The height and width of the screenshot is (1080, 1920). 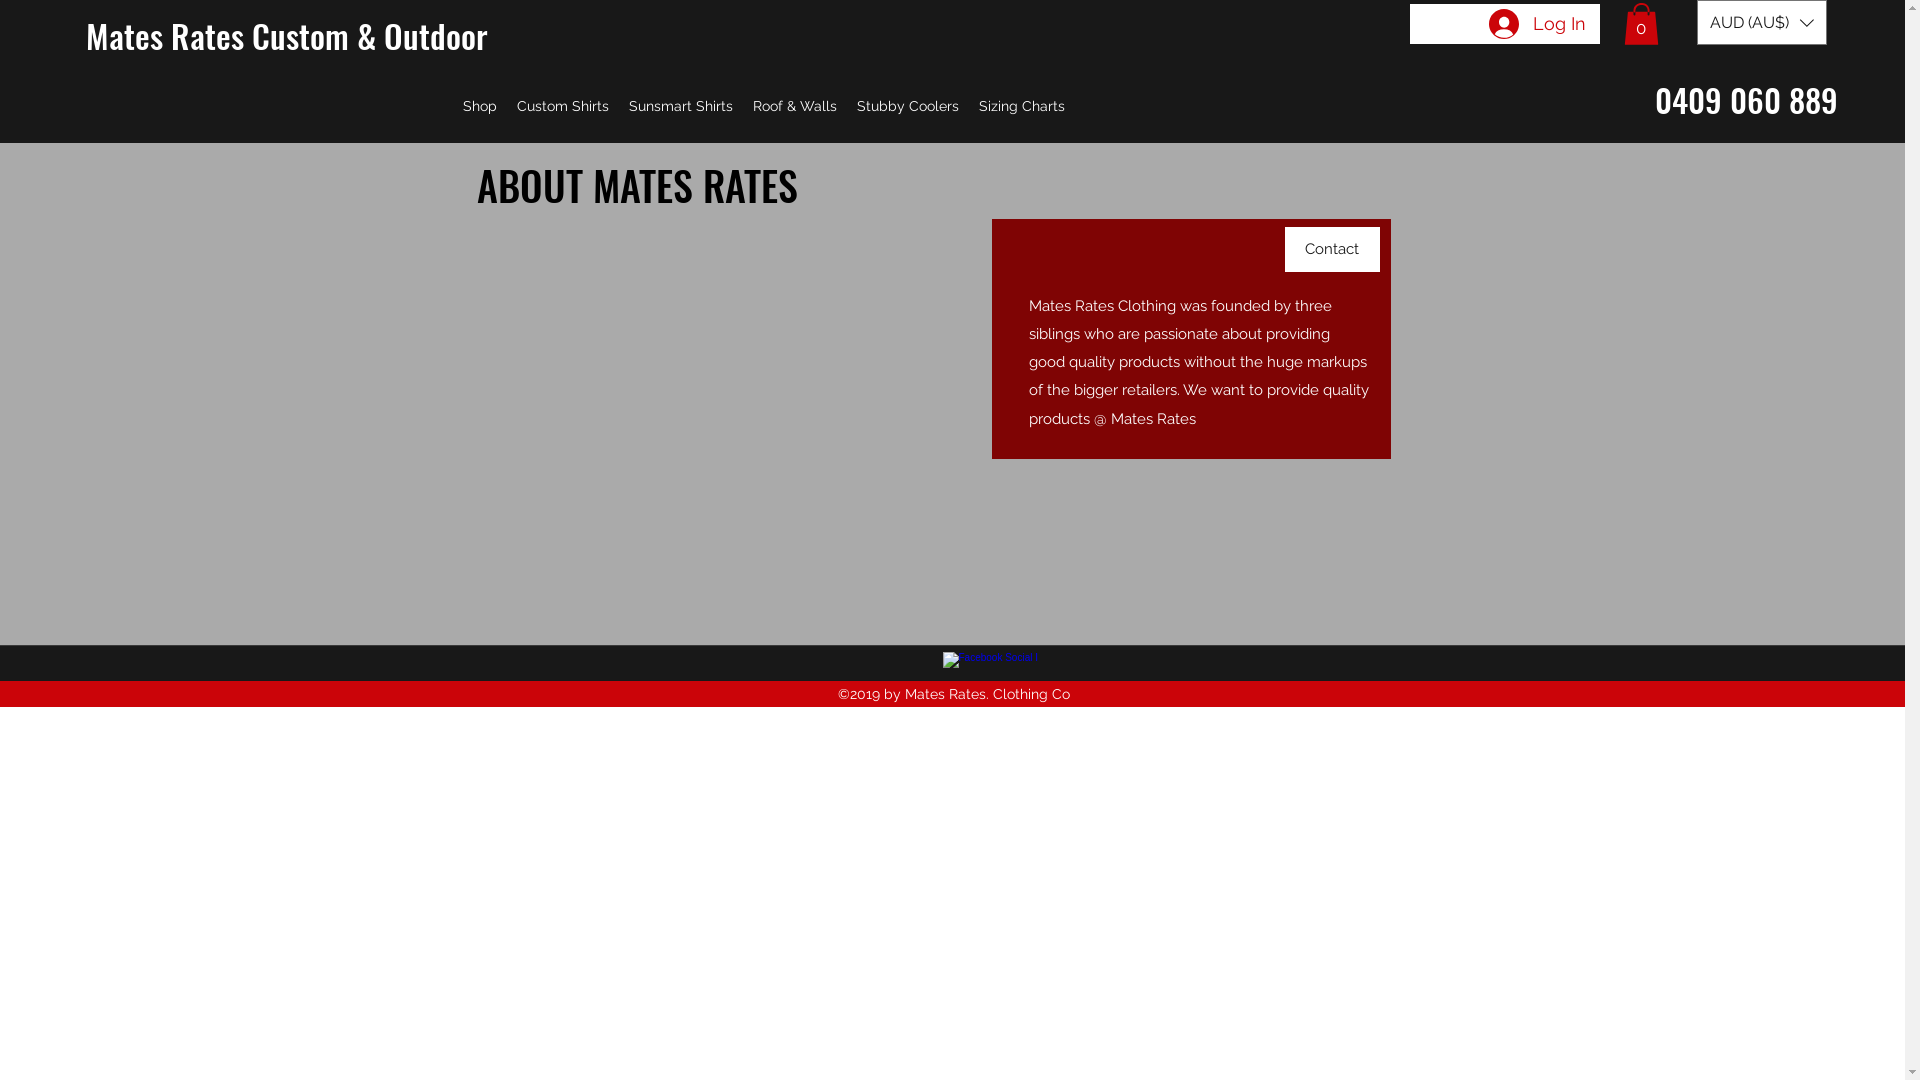 I want to click on 'AUD (AU$)', so click(x=1761, y=22).